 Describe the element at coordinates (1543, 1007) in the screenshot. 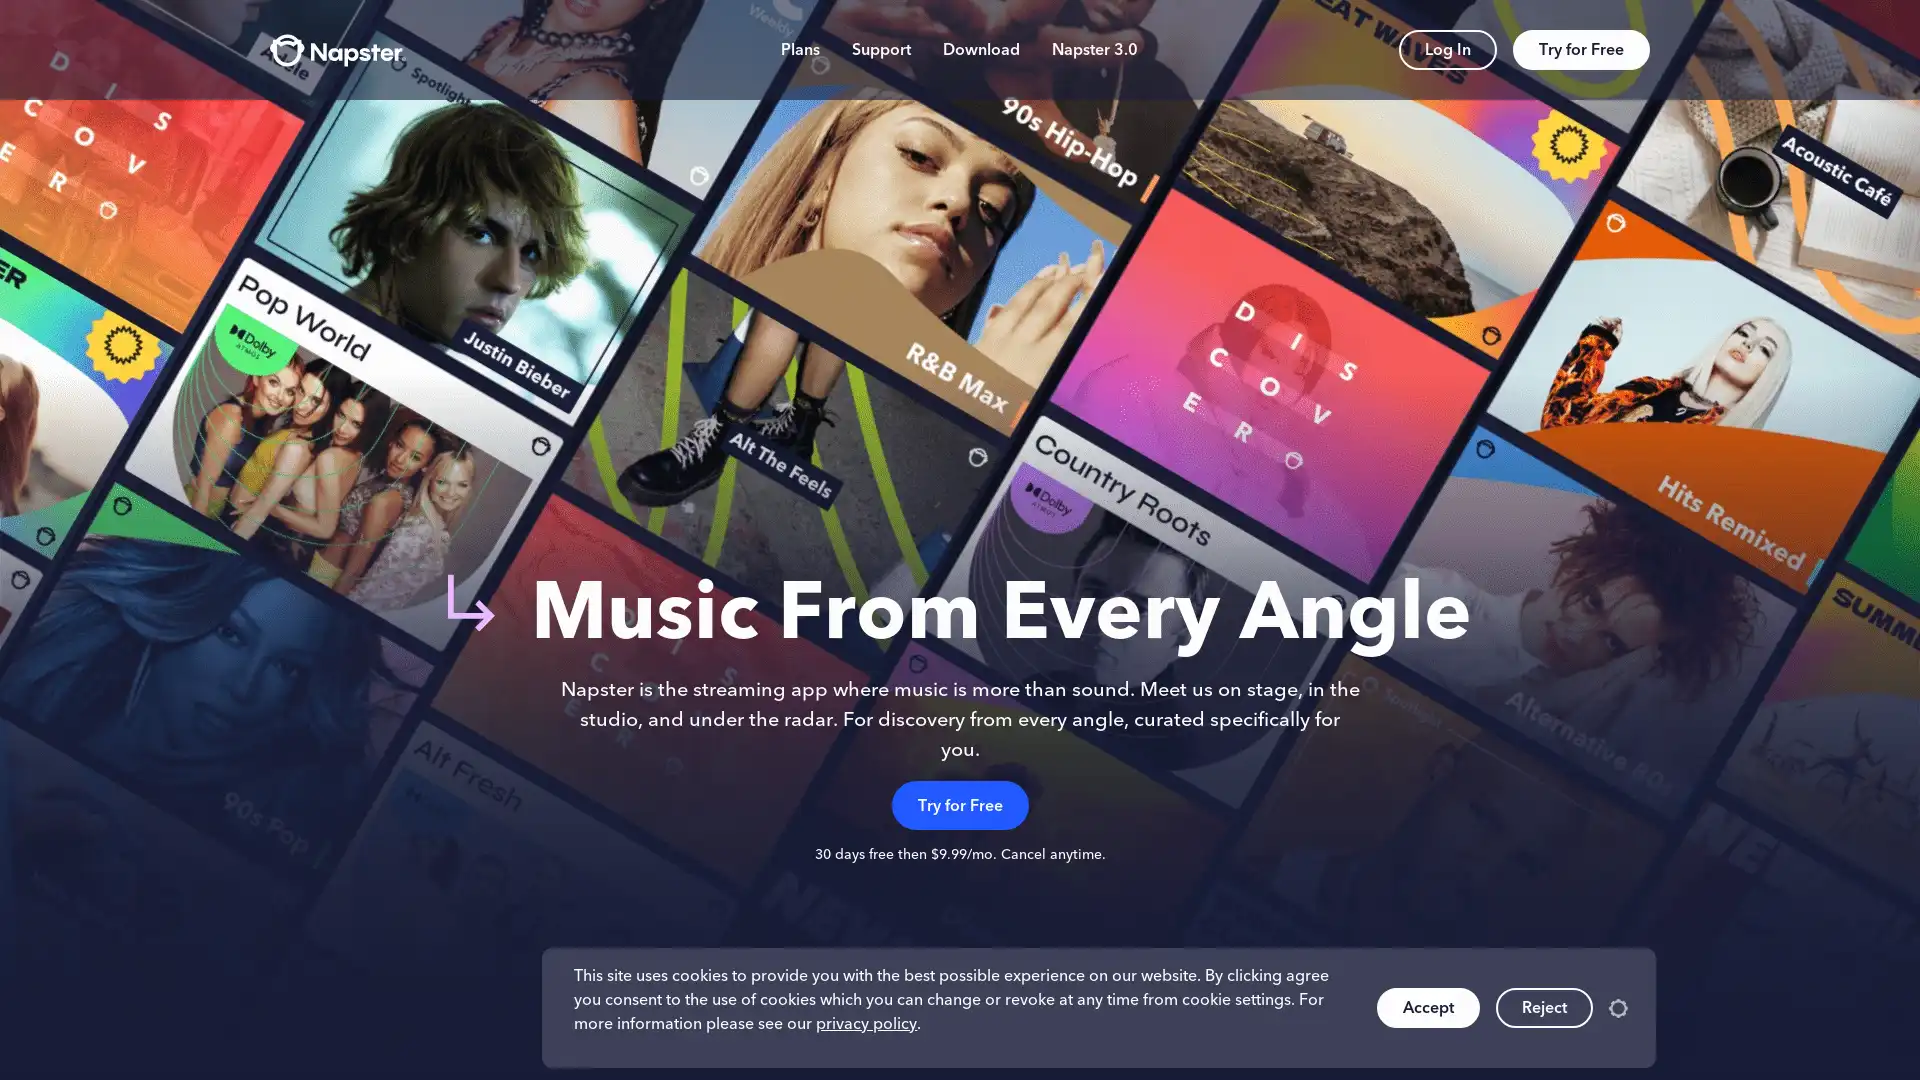

I see `Reject` at that location.